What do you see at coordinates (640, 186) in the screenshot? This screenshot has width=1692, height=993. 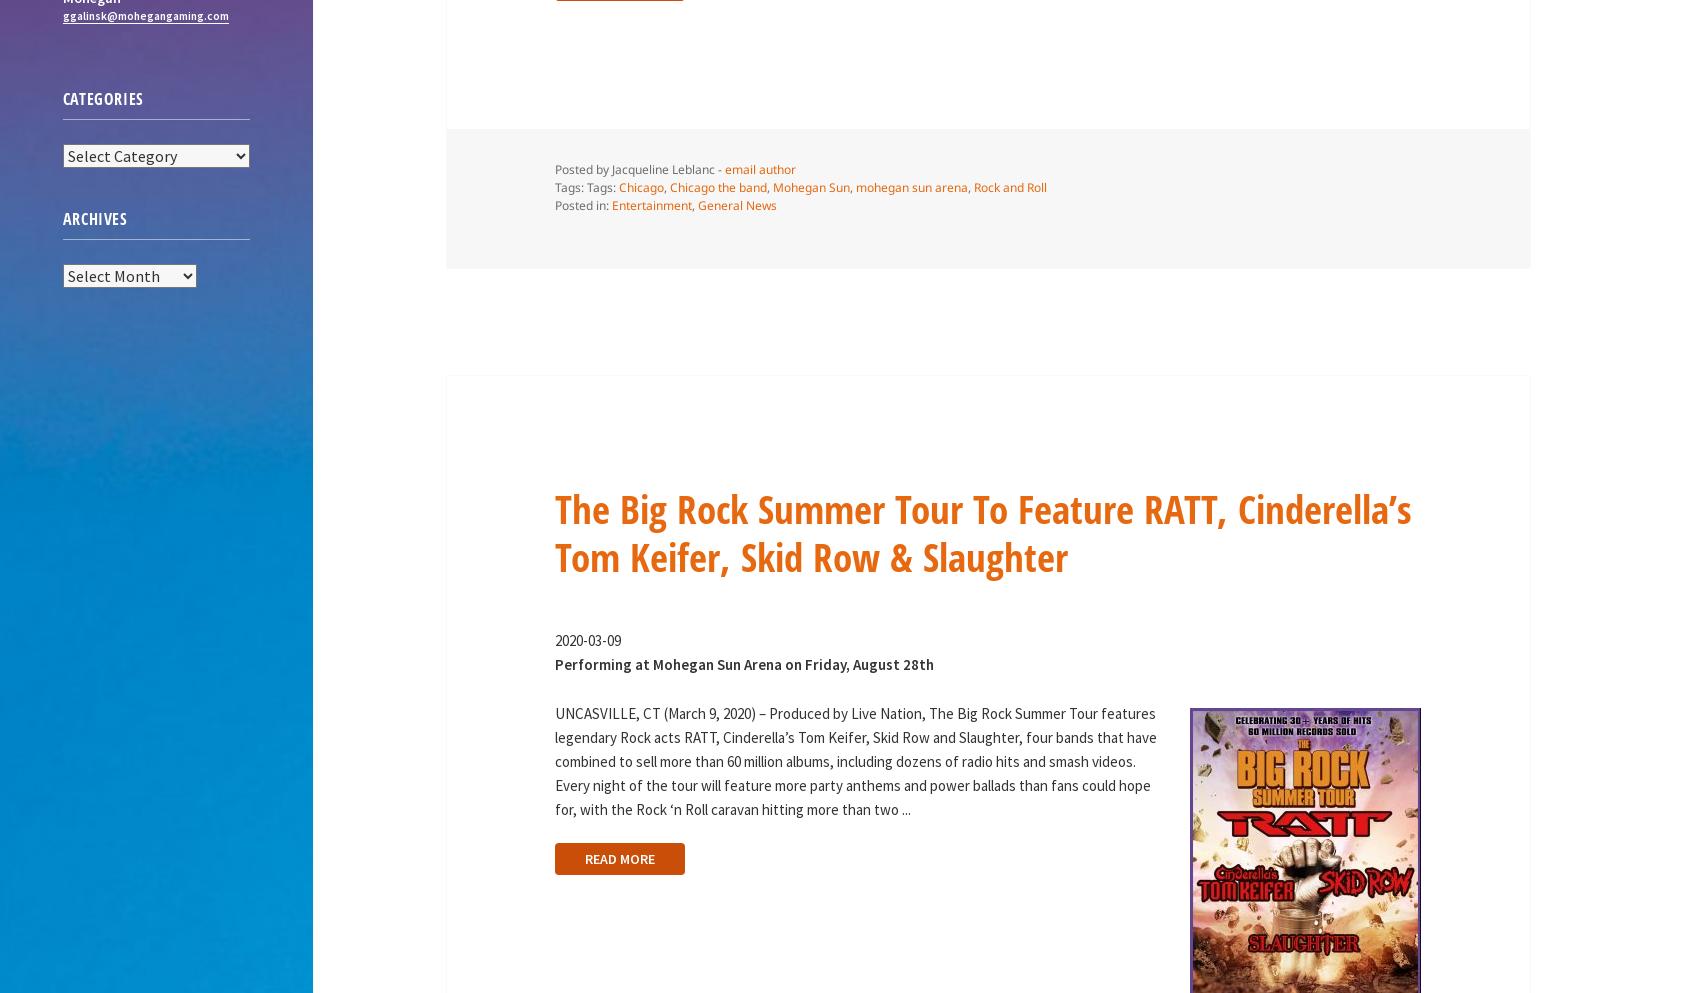 I see `'Chicago'` at bounding box center [640, 186].